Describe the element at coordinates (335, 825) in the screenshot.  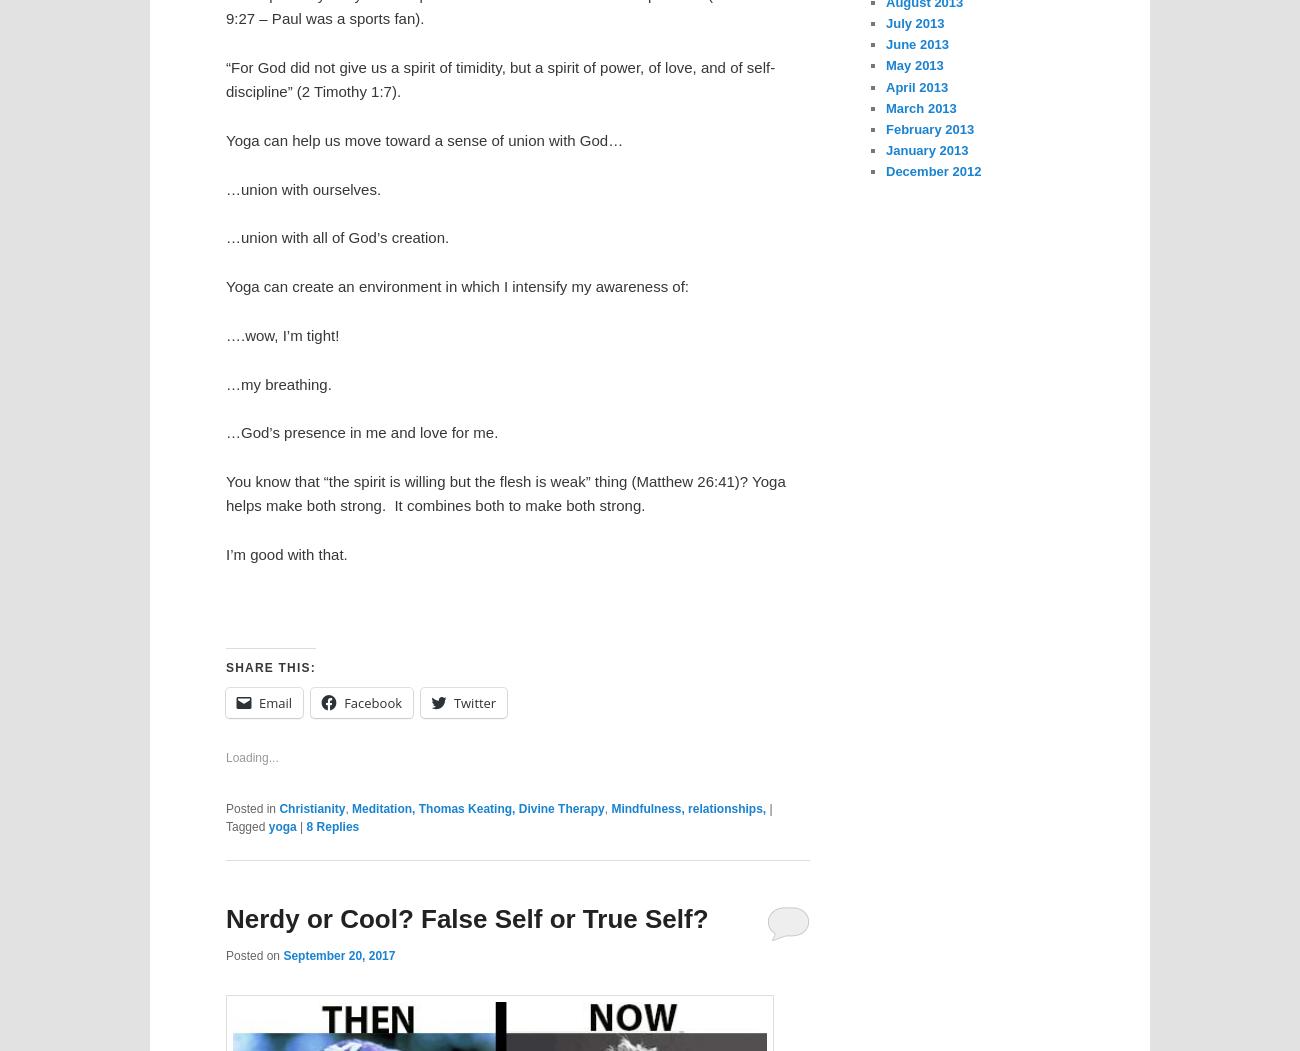
I see `'Replies'` at that location.